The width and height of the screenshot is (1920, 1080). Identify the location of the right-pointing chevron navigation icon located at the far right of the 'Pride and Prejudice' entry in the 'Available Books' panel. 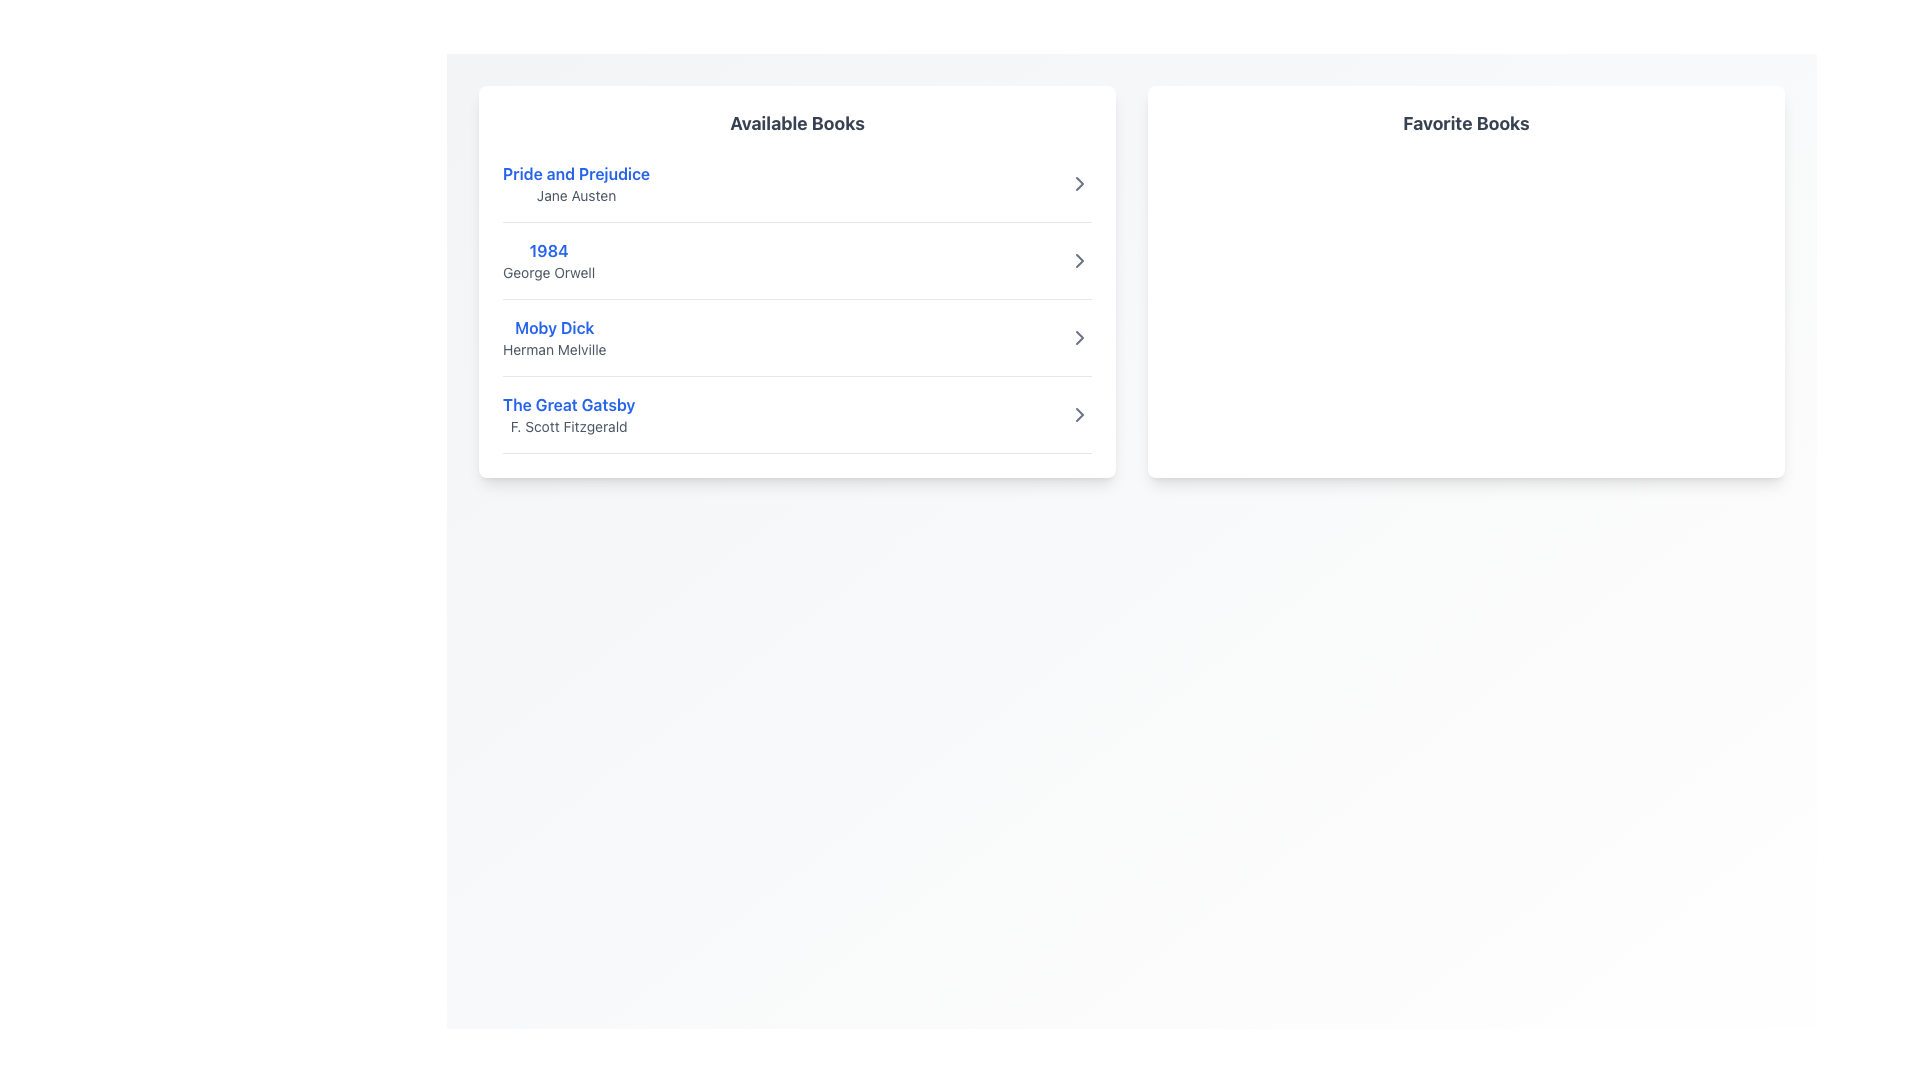
(1079, 184).